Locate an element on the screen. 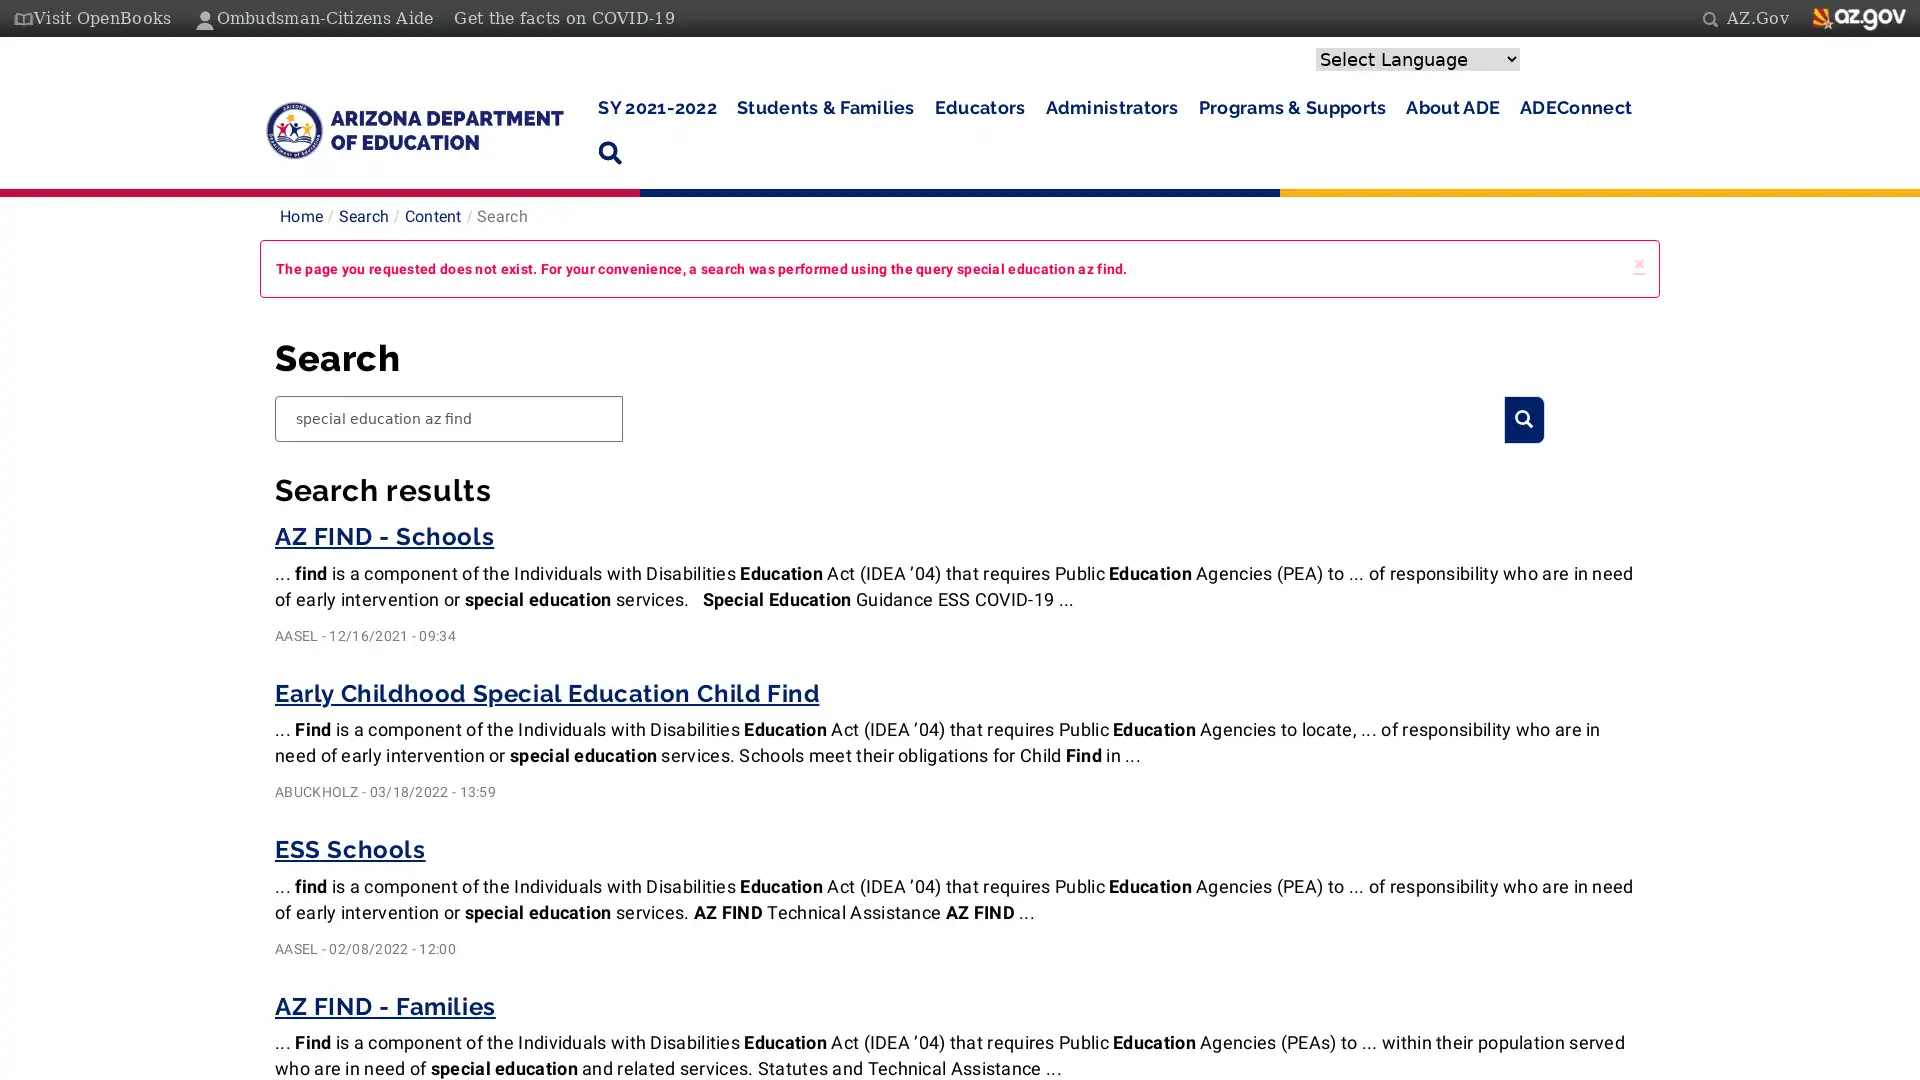  Search is located at coordinates (302, 459).